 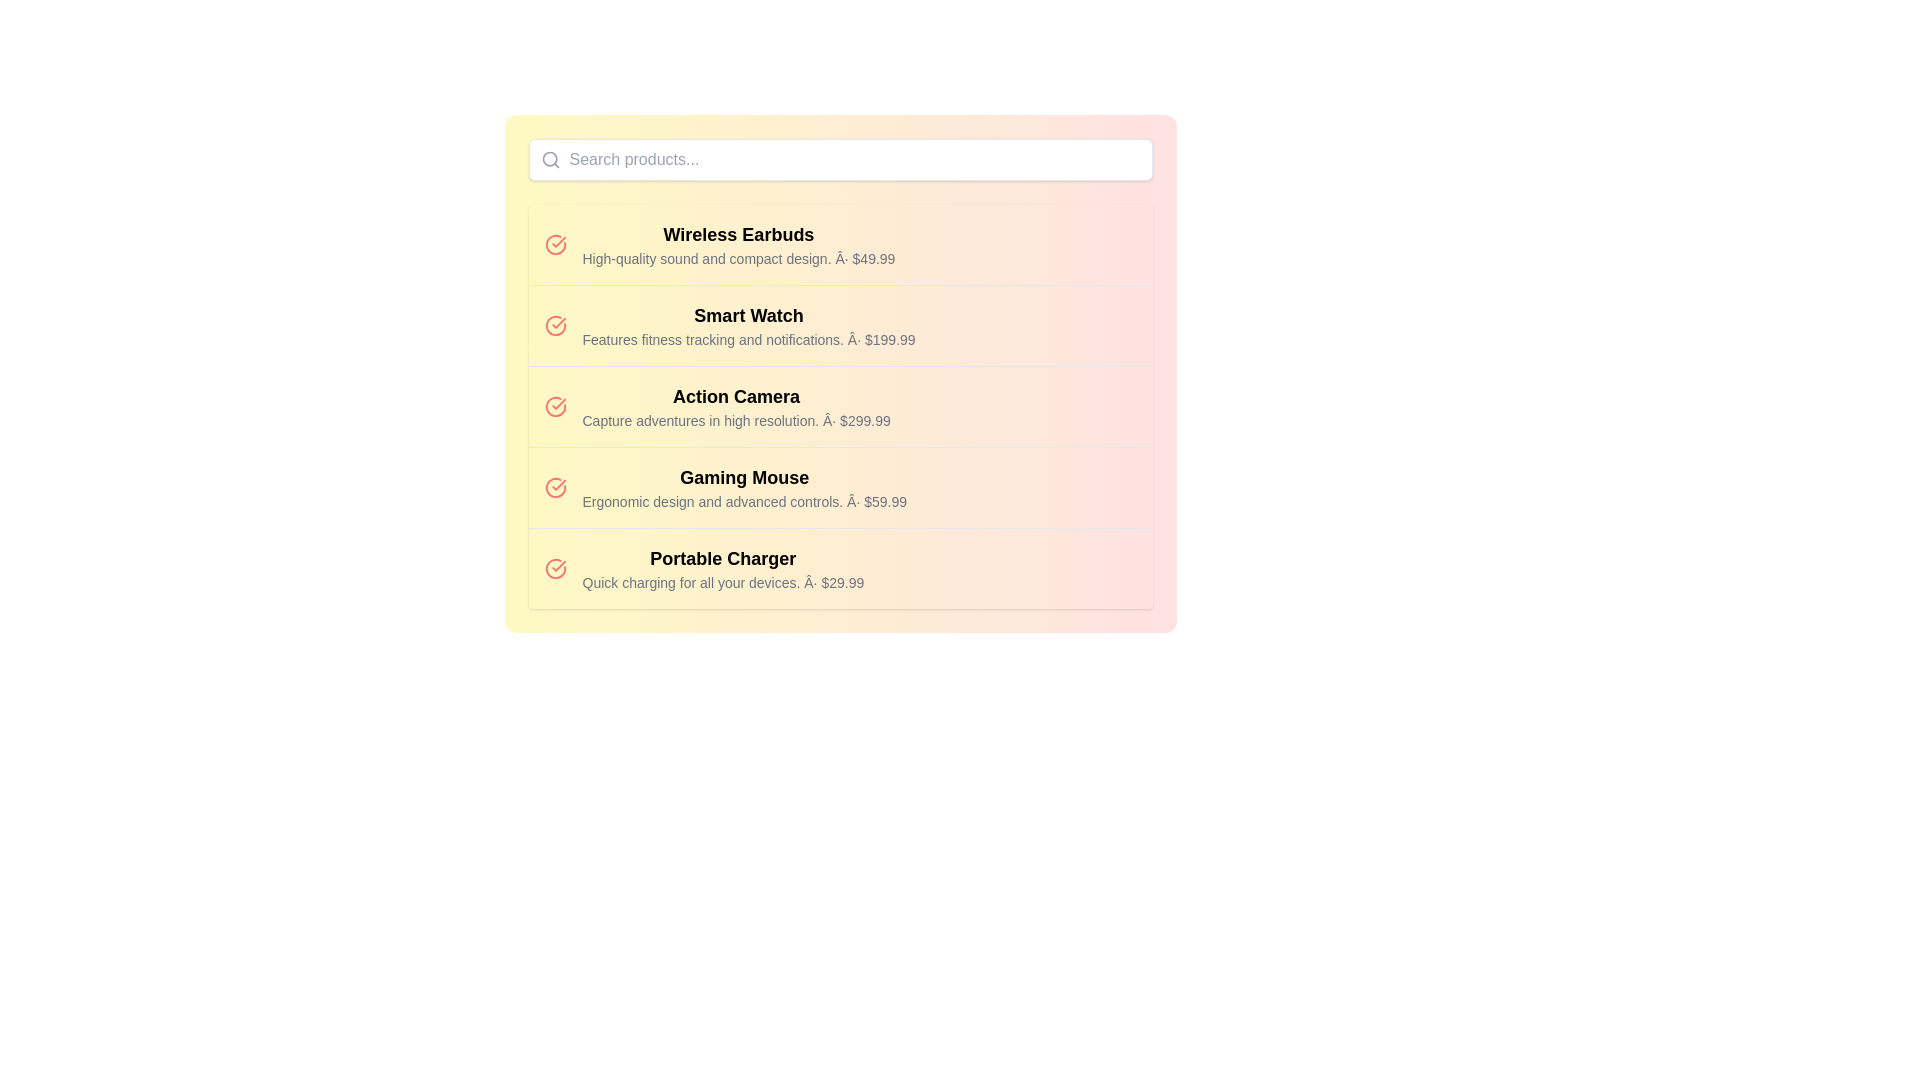 I want to click on the descriptive text element located at the bottom of the 'Portable Charger' list entry, which provides additional product details, so click(x=722, y=582).